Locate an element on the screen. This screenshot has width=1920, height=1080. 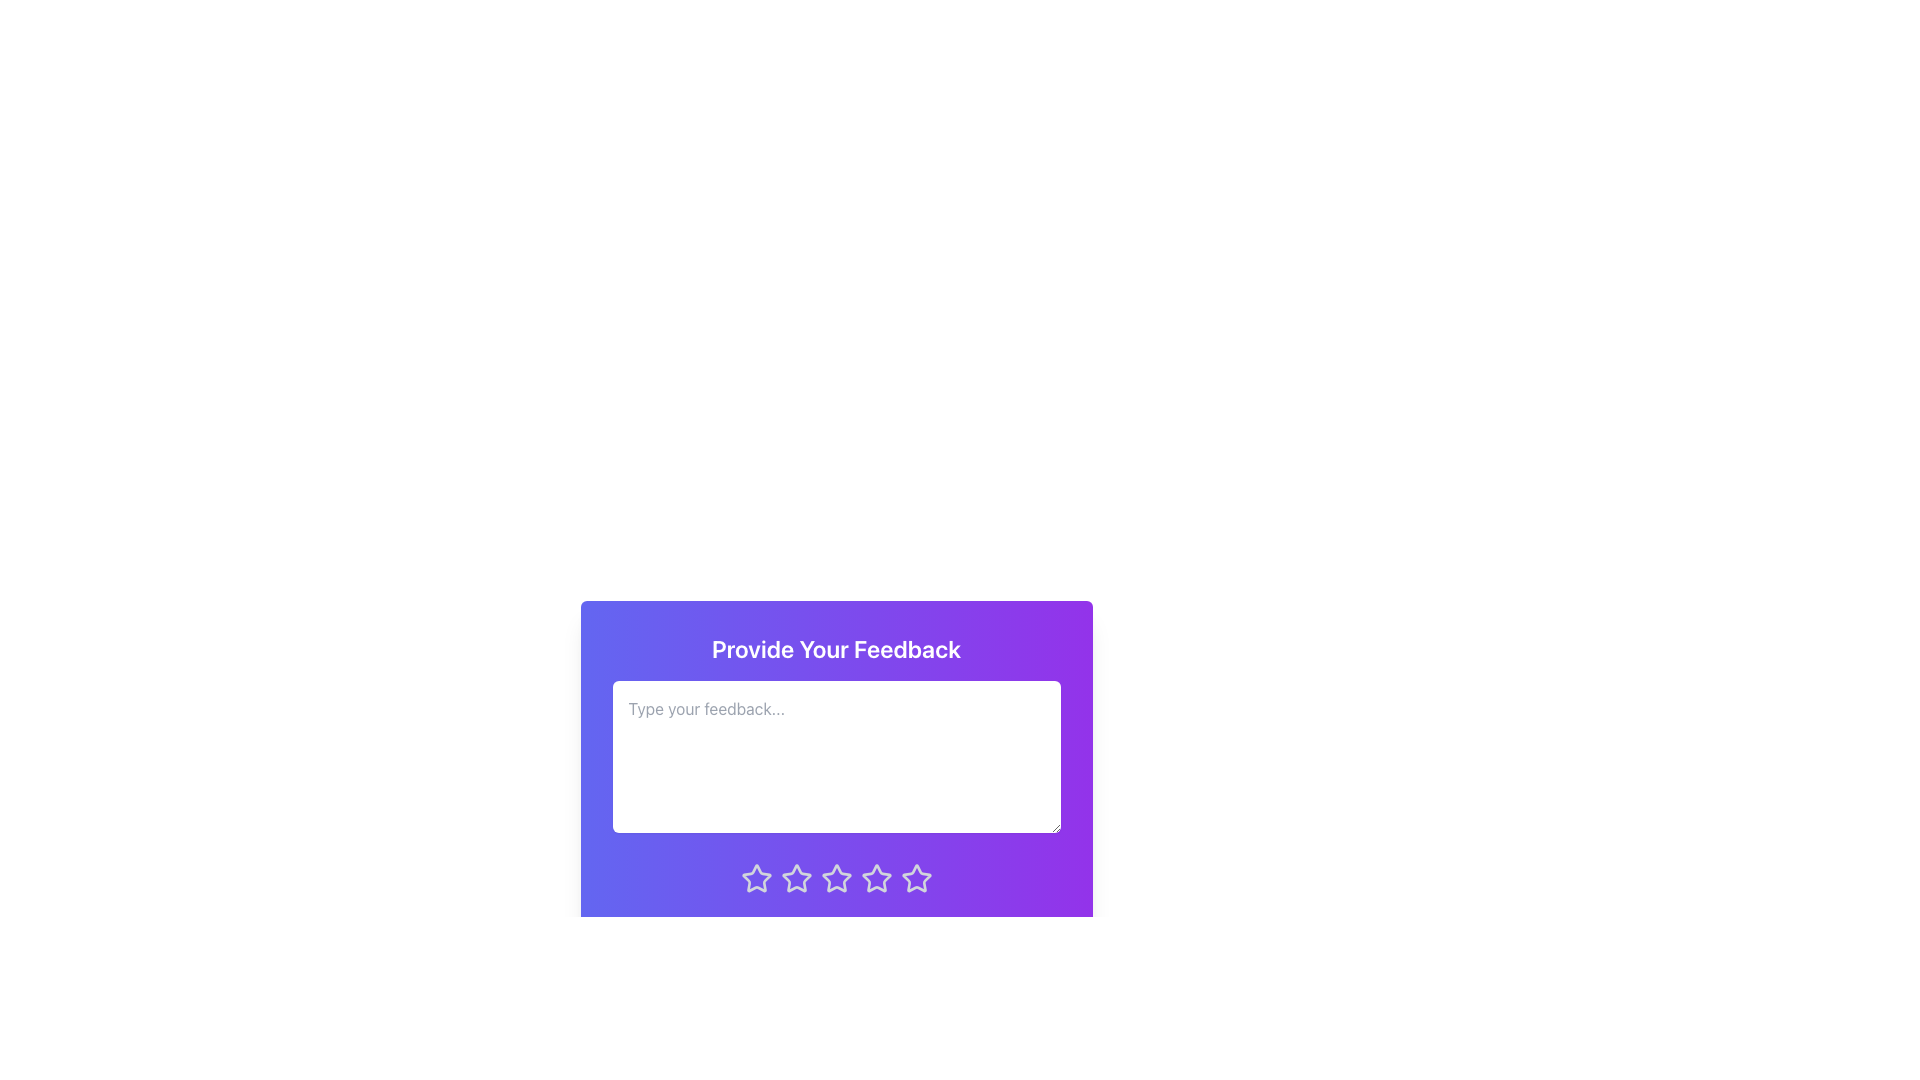
the fifth star-shaped icon in the row of rating stars is located at coordinates (915, 878).